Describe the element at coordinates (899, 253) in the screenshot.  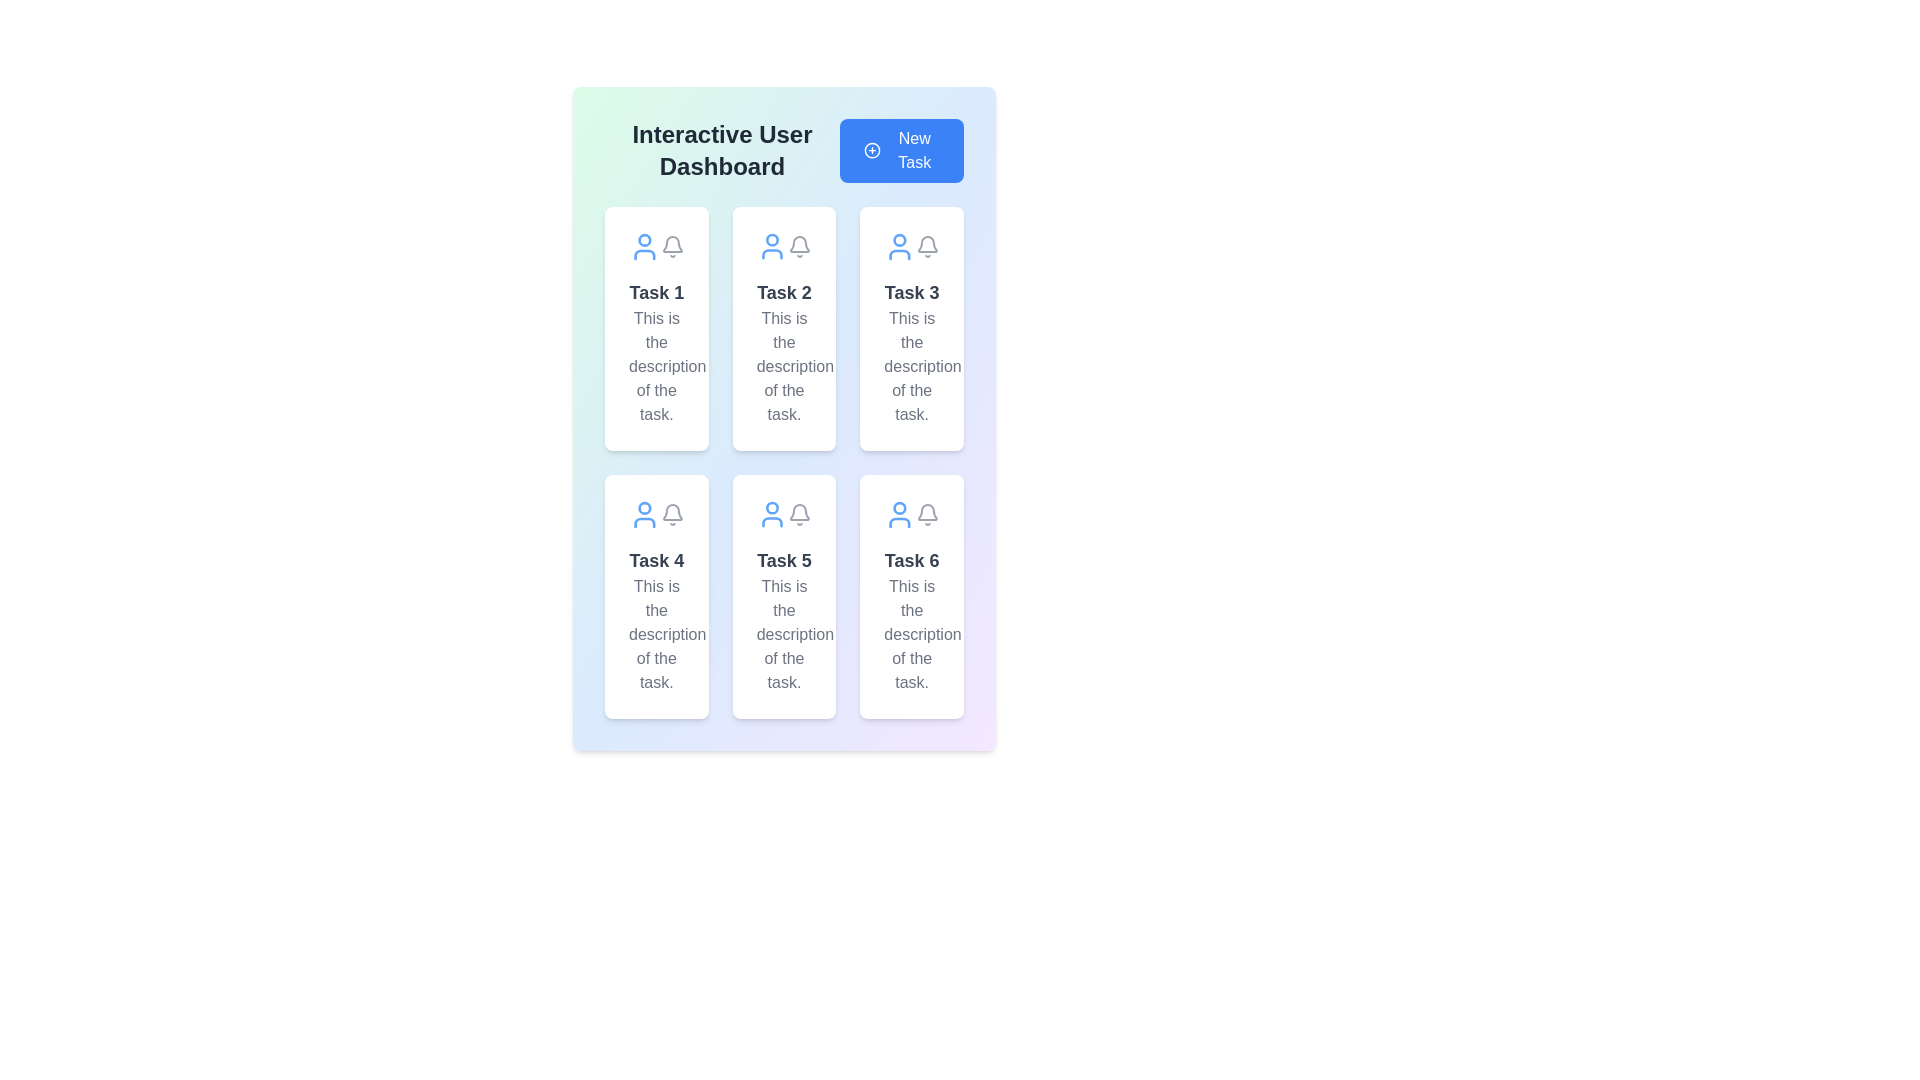
I see `the curved line forming the base of the avatar's body in the SVG icon for 'Task 3', located in the center column of the task dashboard` at that location.